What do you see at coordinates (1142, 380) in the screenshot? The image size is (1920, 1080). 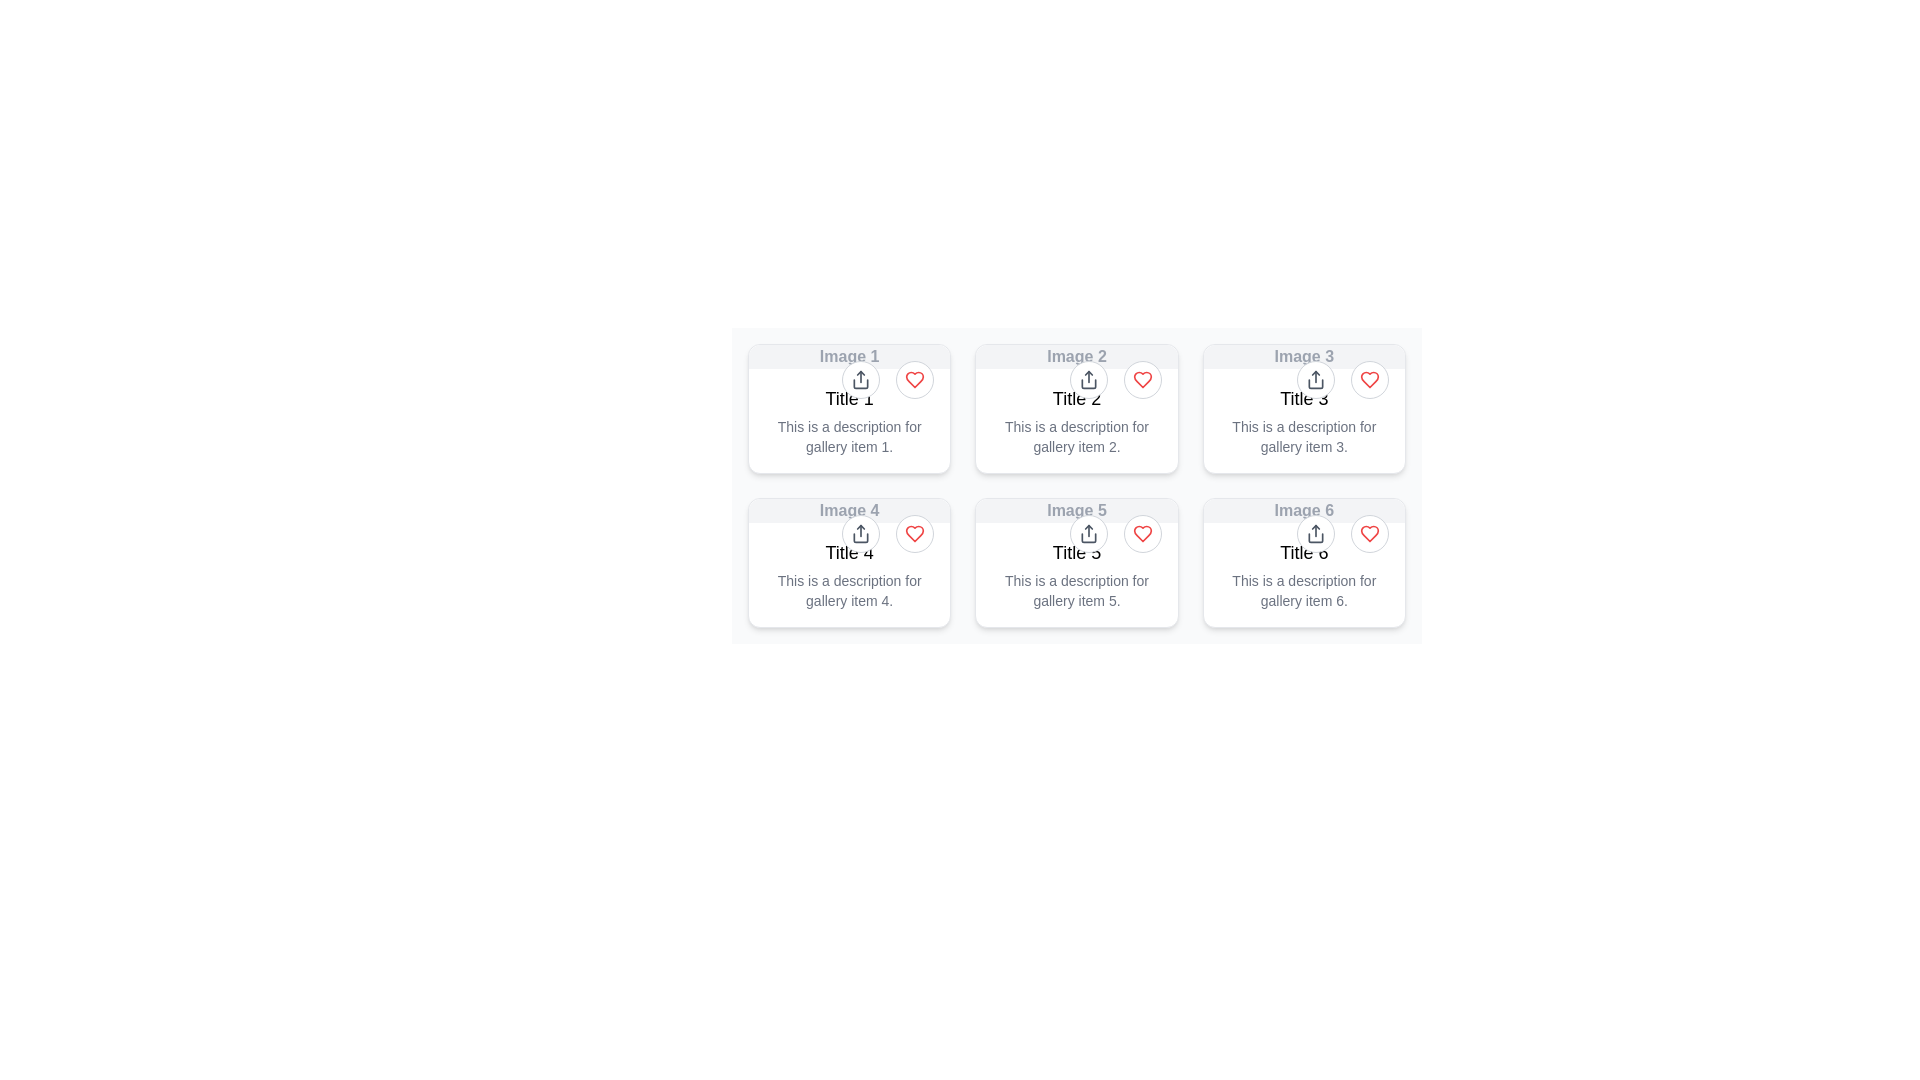 I see `the heart-shaped button in the upper-right corner of the card labeled 'Title 2' to favorite or unfavorite the item` at bounding box center [1142, 380].